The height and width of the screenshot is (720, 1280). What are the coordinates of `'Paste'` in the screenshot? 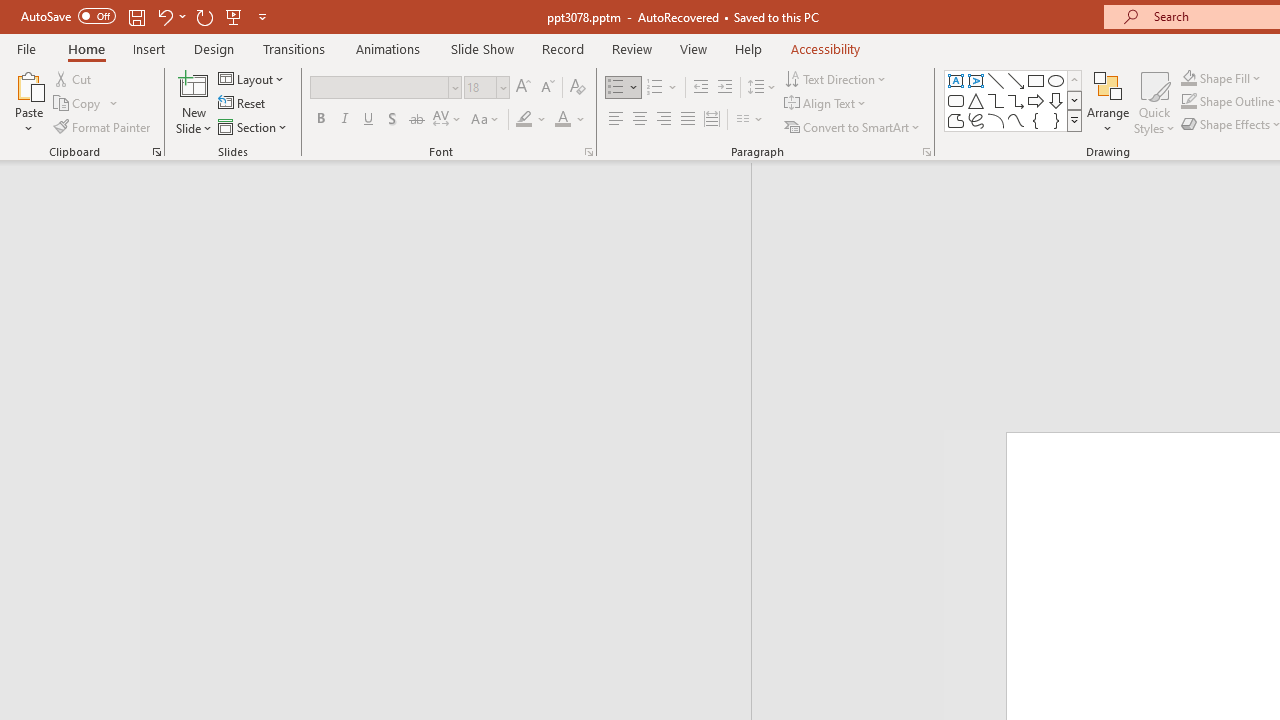 It's located at (28, 103).